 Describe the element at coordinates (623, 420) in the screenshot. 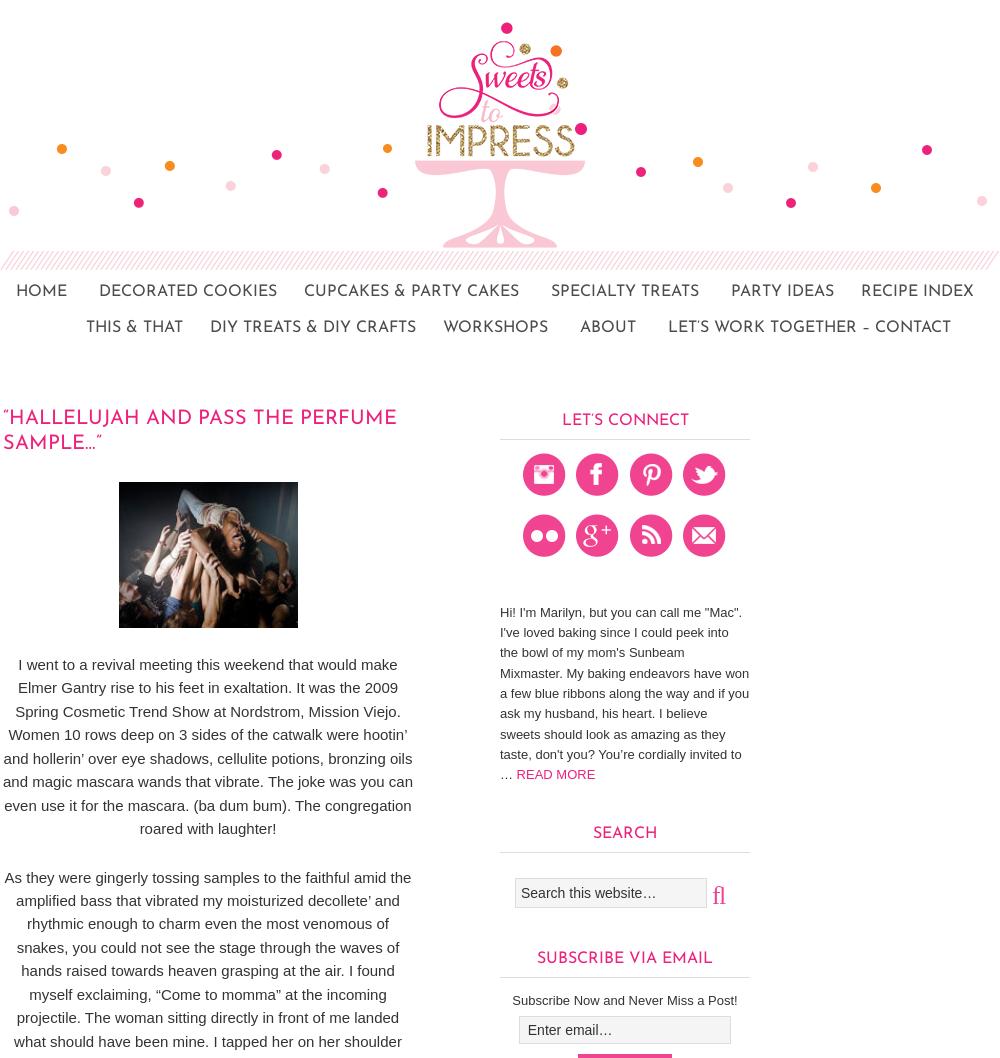

I see `'Let’s Connect'` at that location.